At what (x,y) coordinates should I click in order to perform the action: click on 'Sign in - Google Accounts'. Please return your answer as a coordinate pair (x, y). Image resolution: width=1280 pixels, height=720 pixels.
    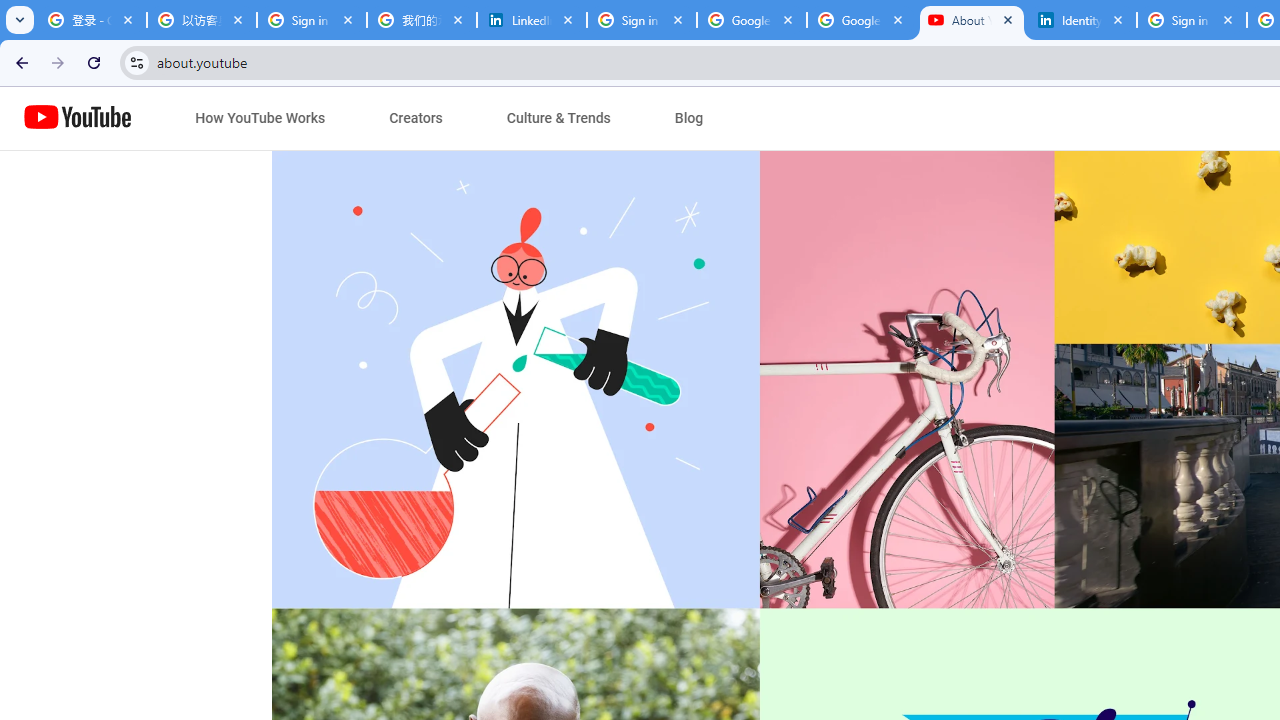
    Looking at the image, I should click on (642, 20).